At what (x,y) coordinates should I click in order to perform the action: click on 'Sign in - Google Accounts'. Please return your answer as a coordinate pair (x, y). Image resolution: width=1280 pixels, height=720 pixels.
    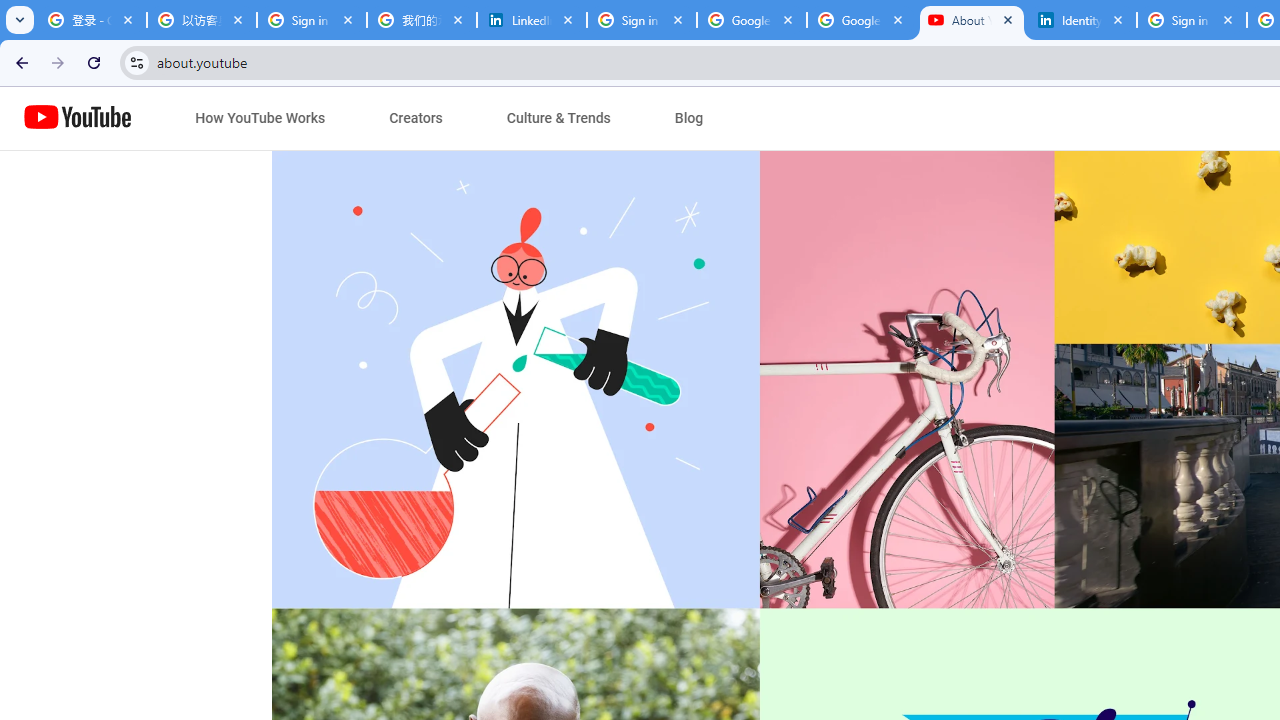
    Looking at the image, I should click on (642, 20).